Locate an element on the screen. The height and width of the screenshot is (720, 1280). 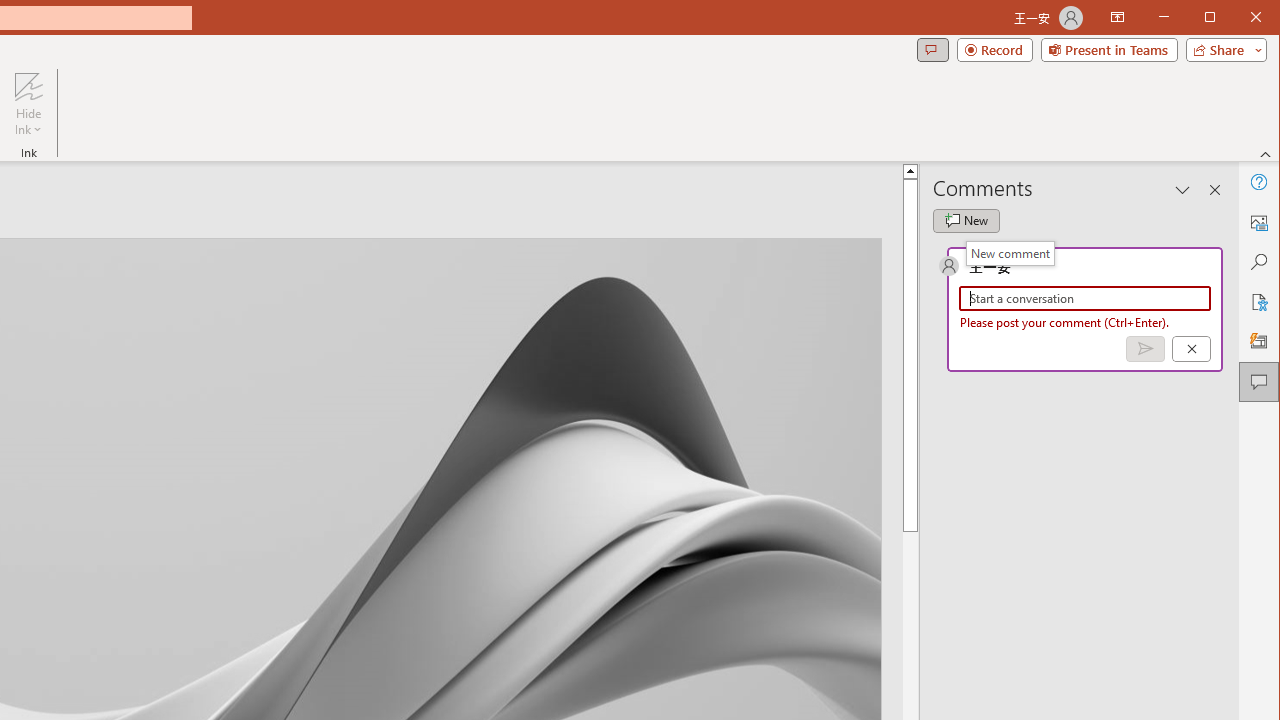
'Close pane' is located at coordinates (1214, 190).